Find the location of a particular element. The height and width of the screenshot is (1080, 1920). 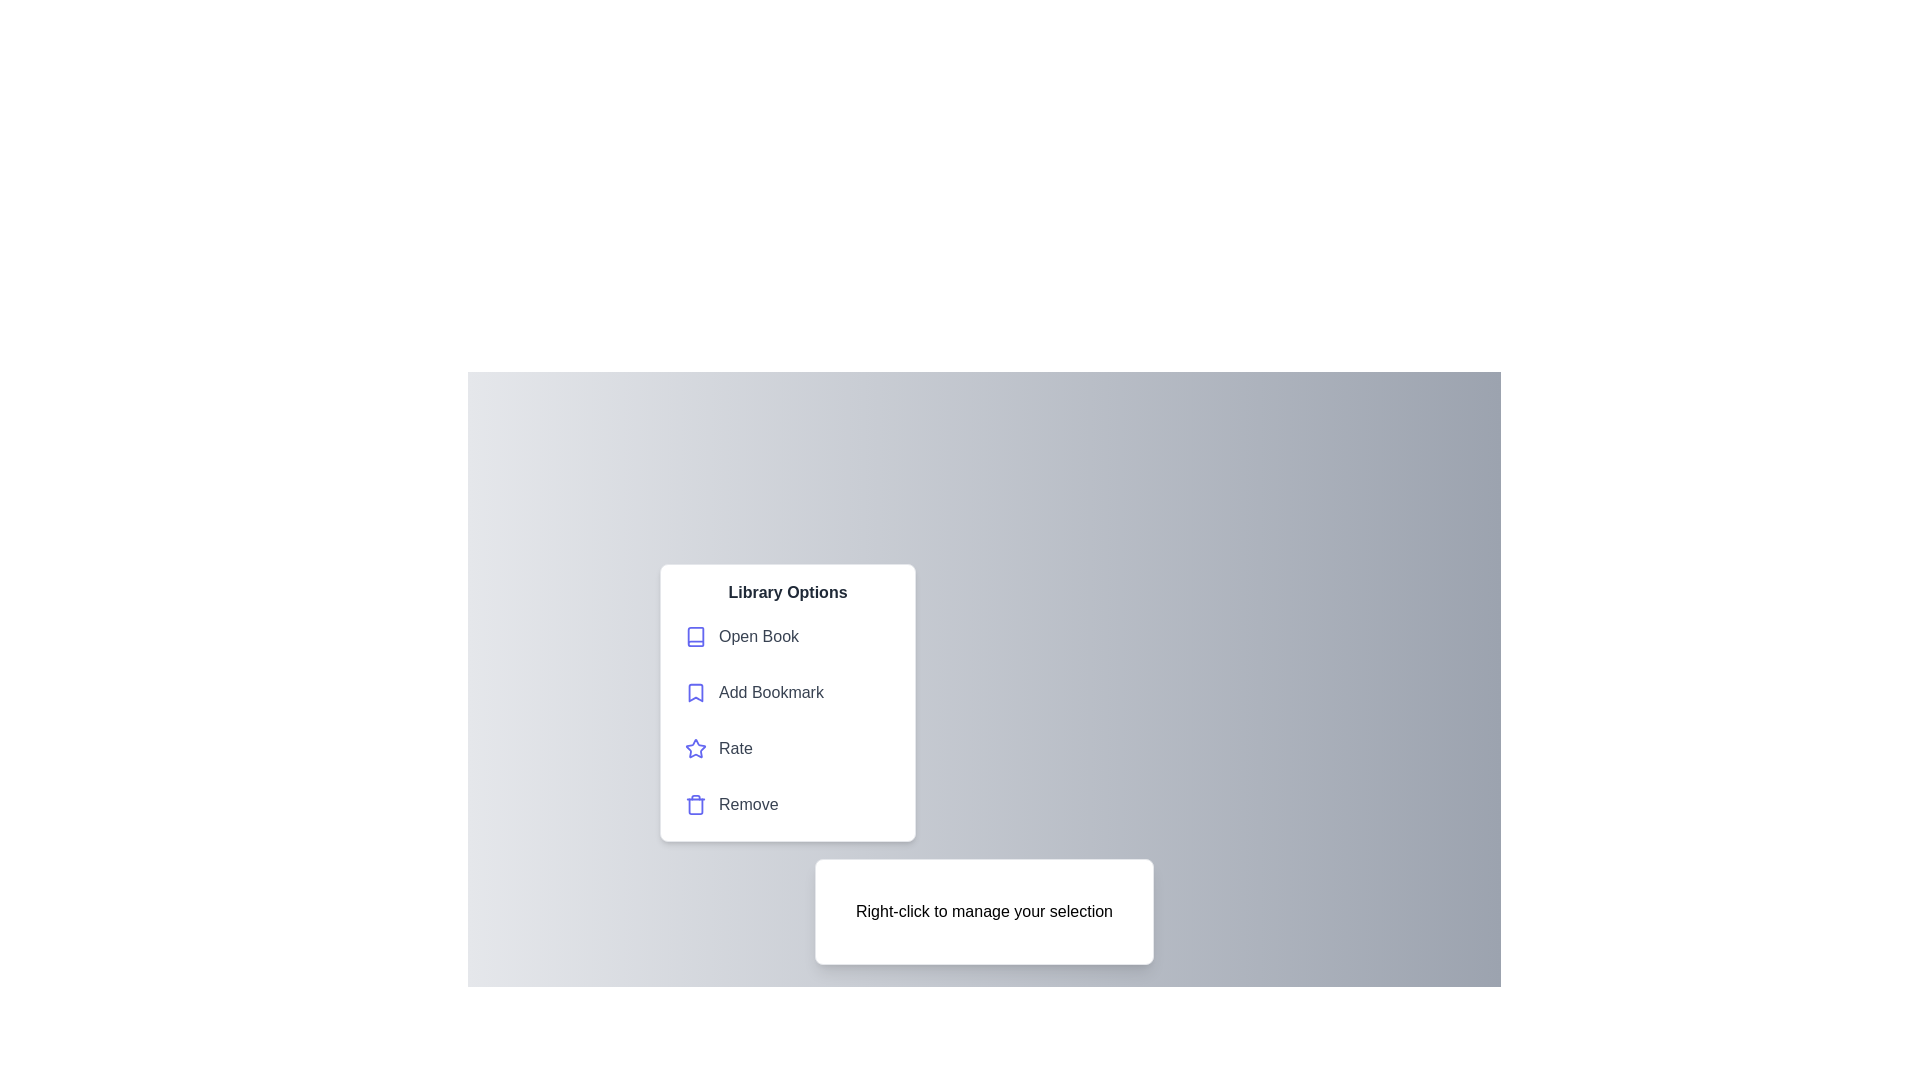

the designated area to toggle the context menu visibility is located at coordinates (983, 911).